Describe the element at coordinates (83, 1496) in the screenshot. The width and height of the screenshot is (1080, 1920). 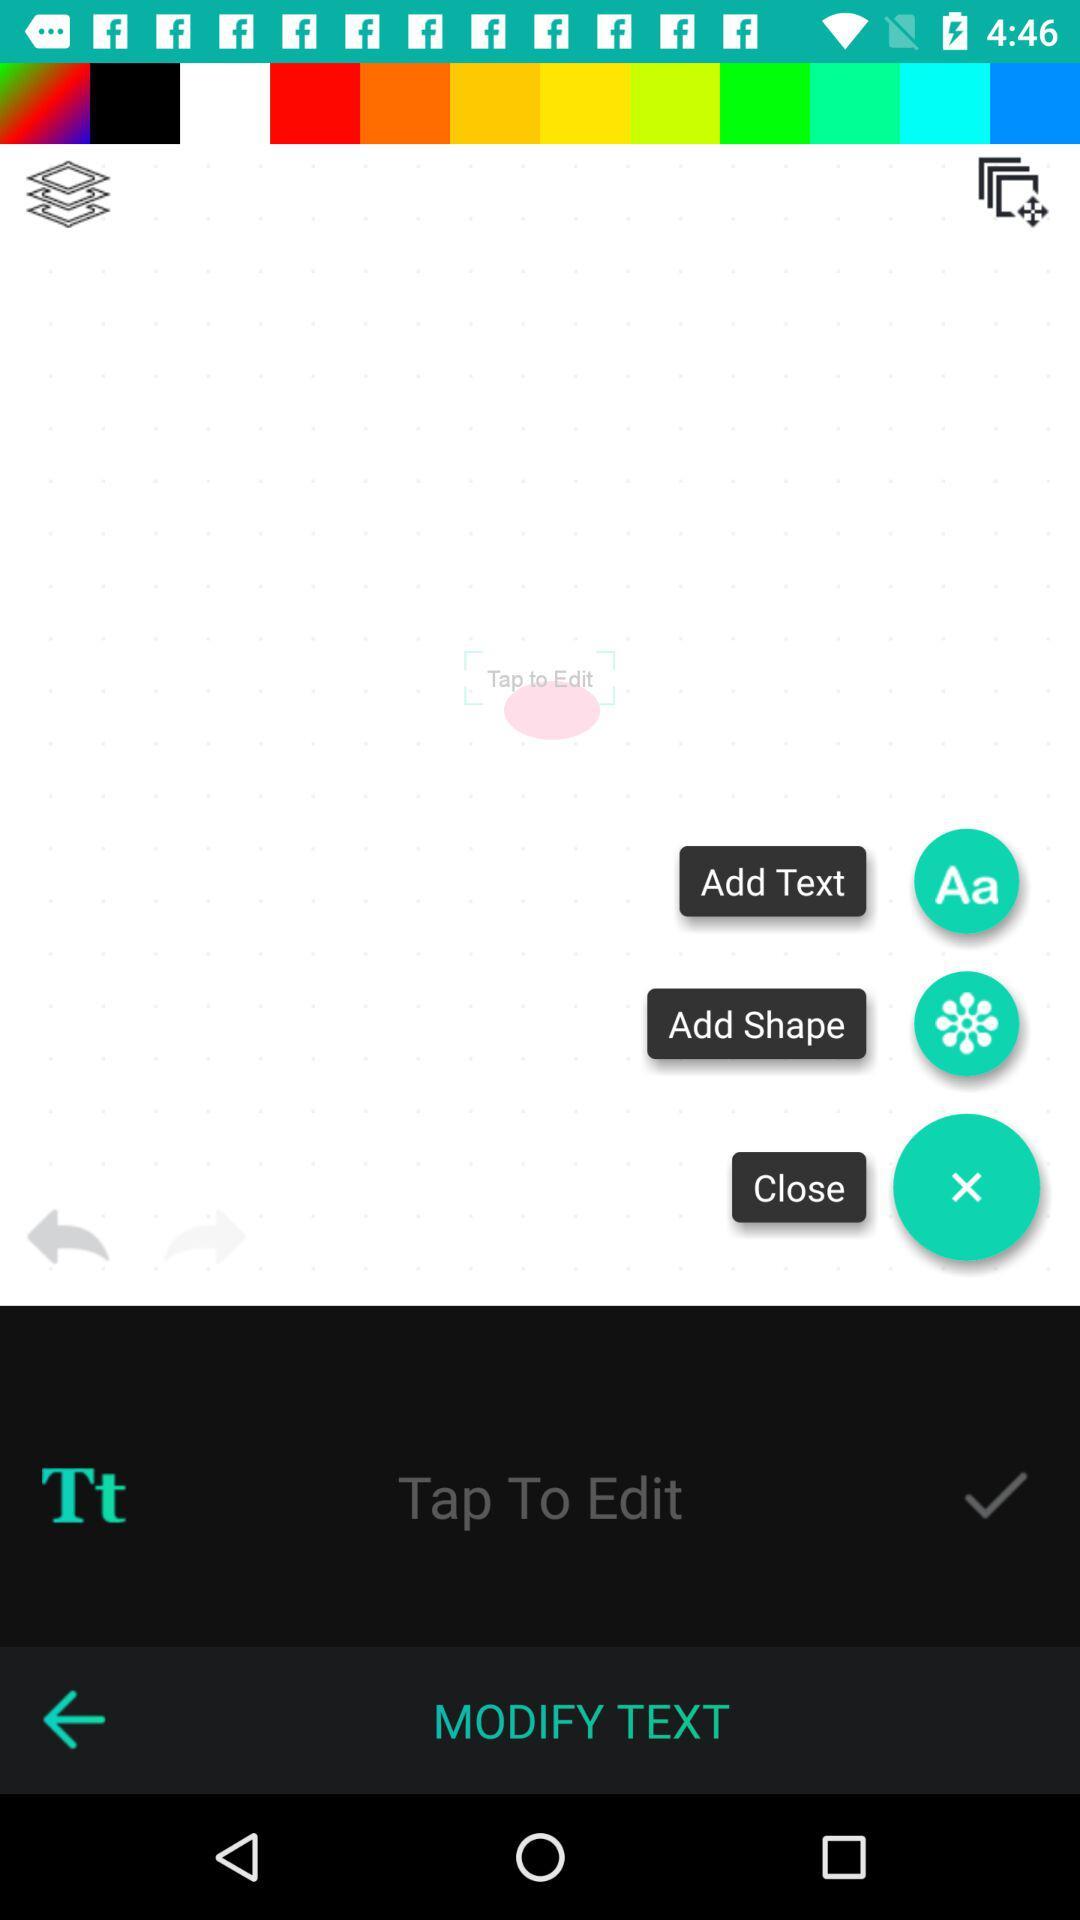
I see `change to uppercase or lowercase` at that location.